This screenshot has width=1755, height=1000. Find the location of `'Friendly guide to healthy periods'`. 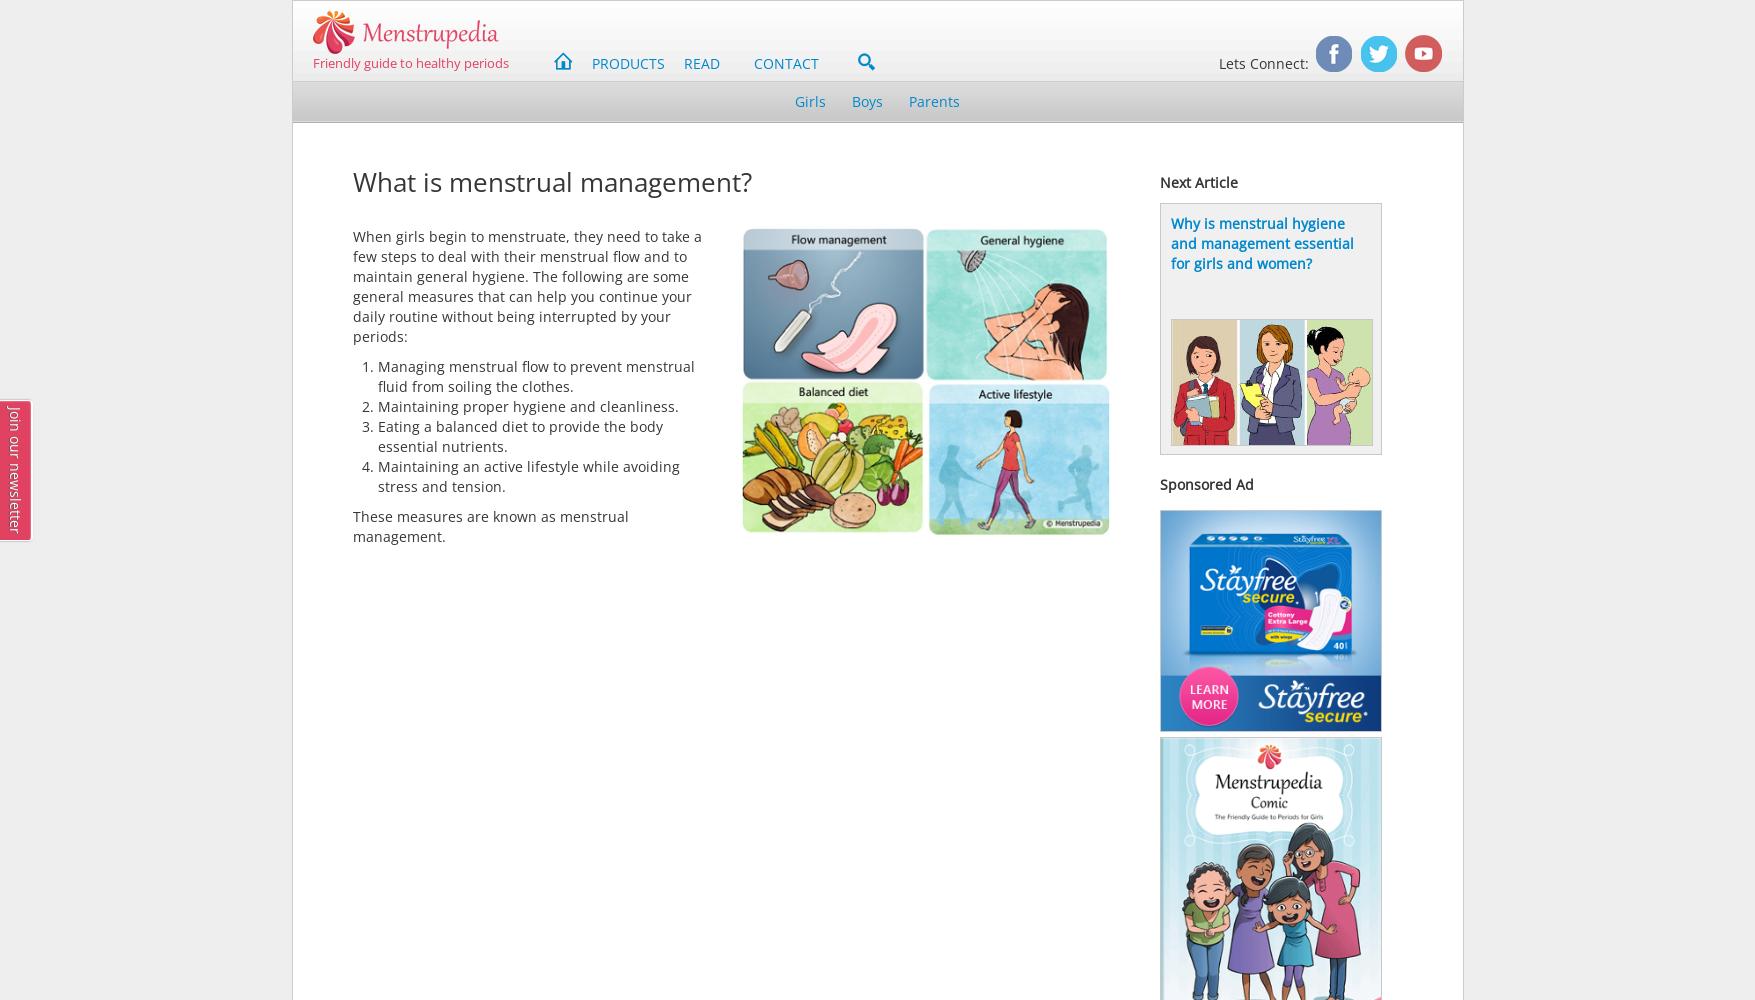

'Friendly guide to healthy periods' is located at coordinates (409, 62).